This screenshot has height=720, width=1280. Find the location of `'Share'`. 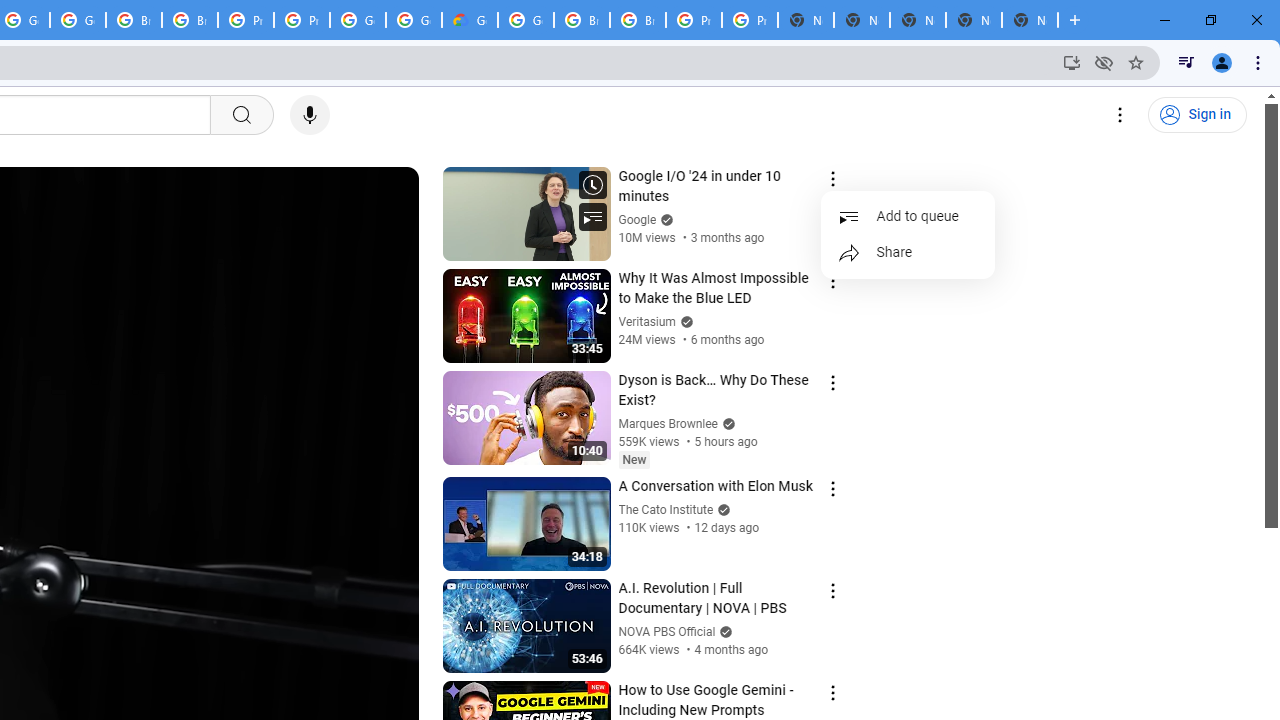

'Share' is located at coordinates (907, 251).